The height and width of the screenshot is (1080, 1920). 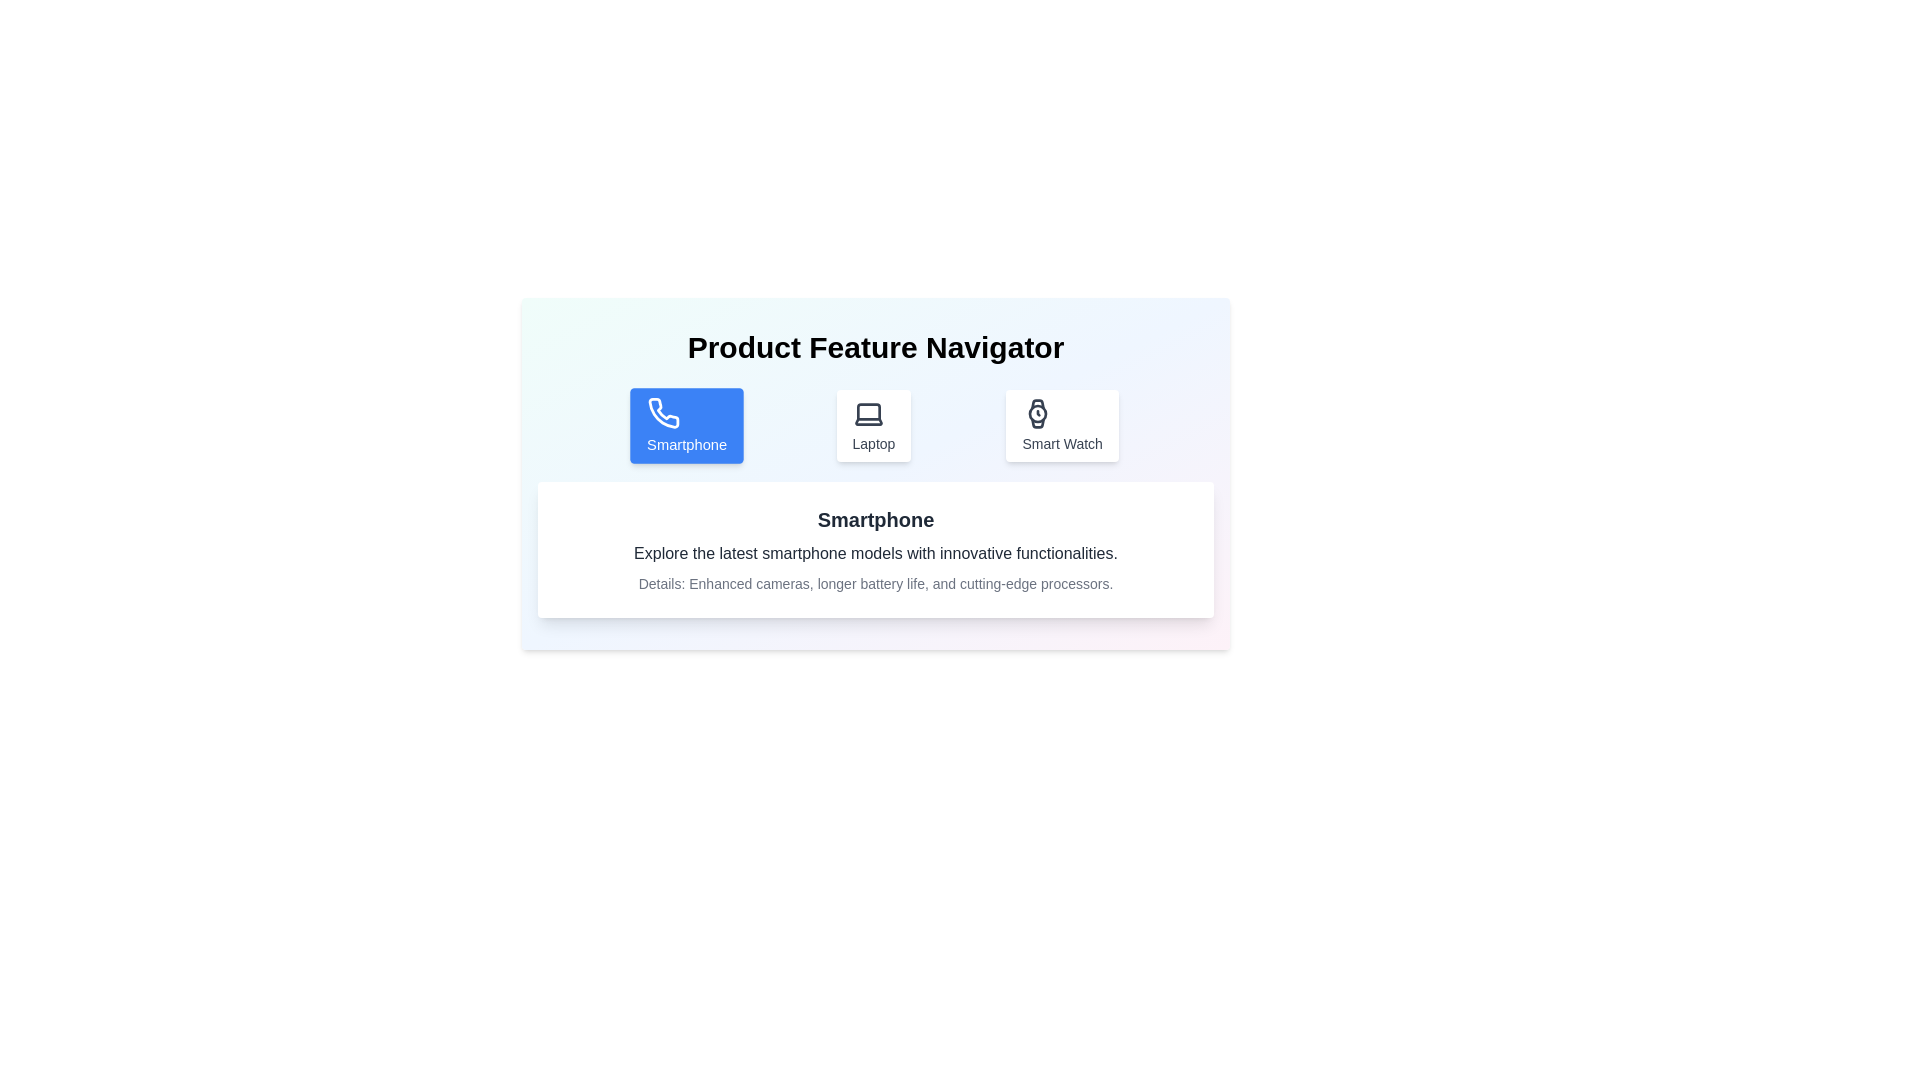 I want to click on the Laptop tab by clicking on the corresponding button, so click(x=873, y=424).